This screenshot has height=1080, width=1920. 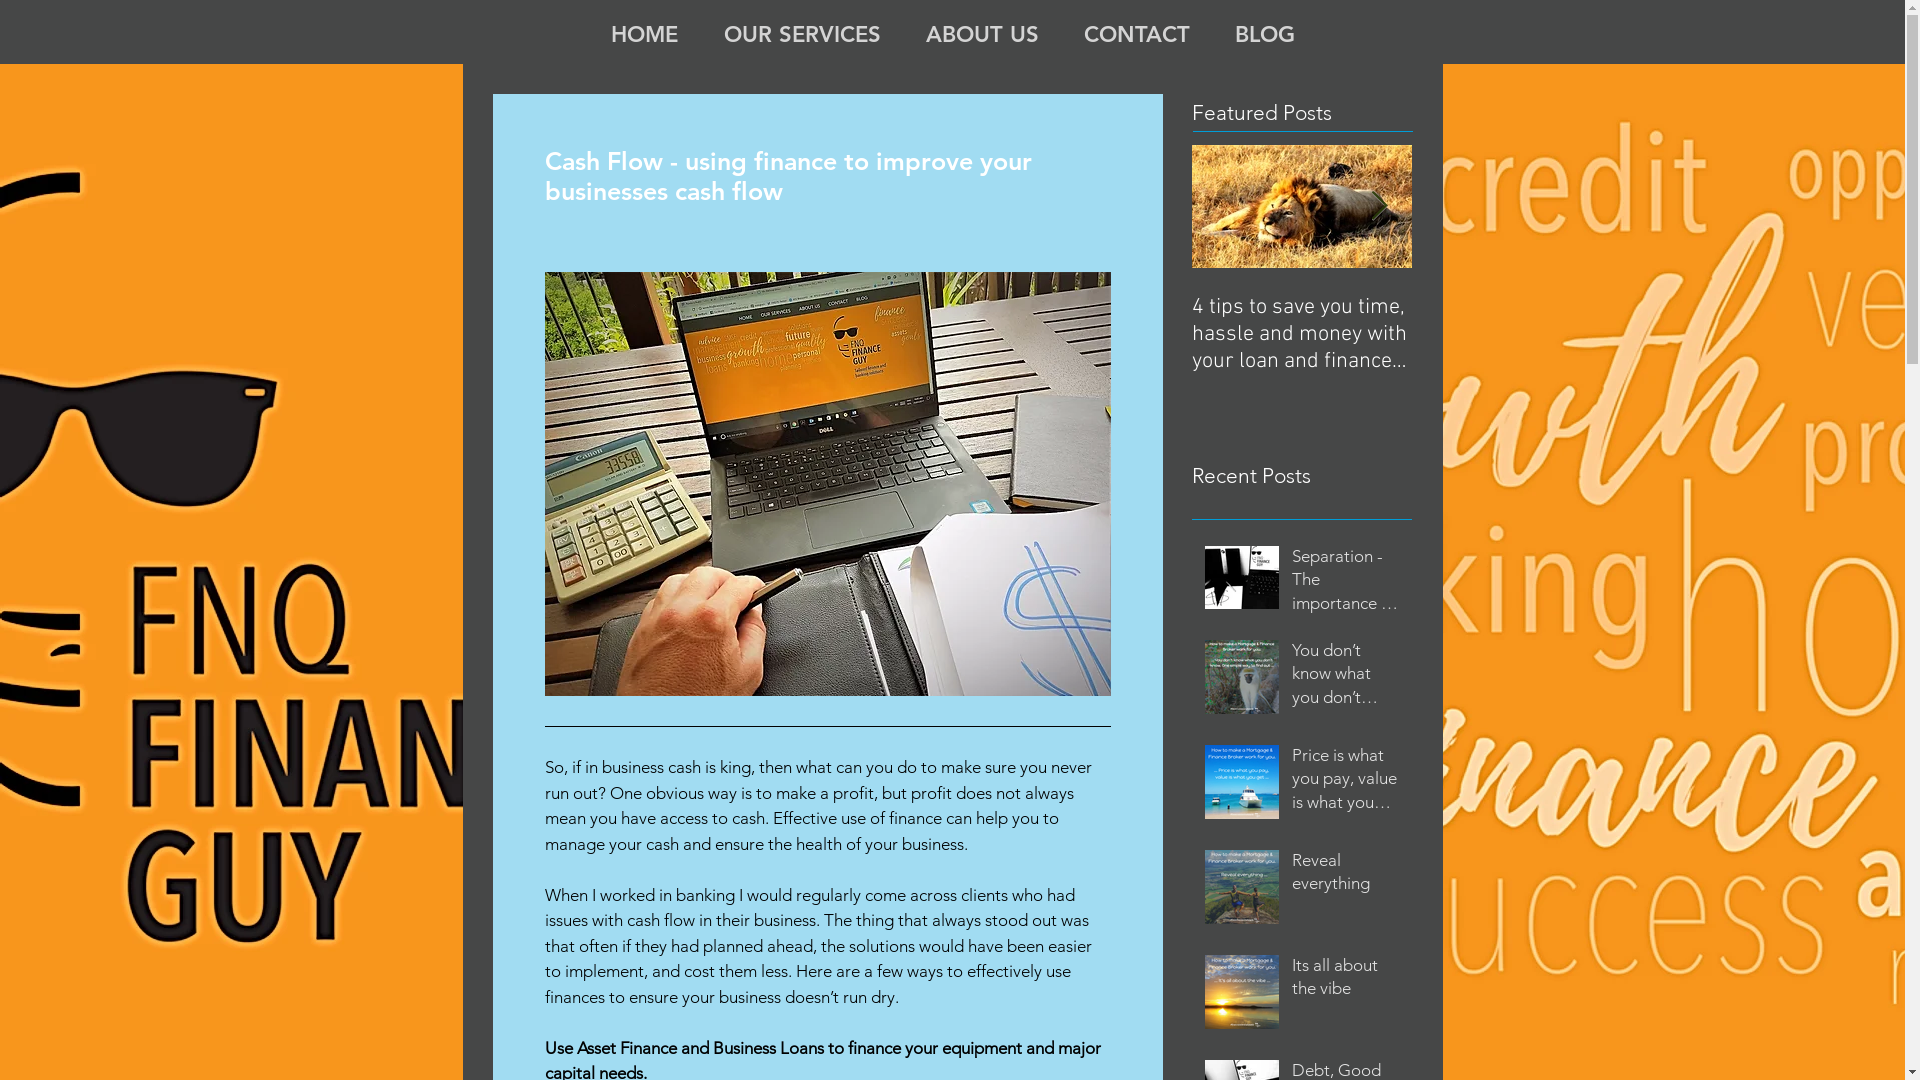 What do you see at coordinates (1345, 782) in the screenshot?
I see `'Price is what you pay, value is what you get'` at bounding box center [1345, 782].